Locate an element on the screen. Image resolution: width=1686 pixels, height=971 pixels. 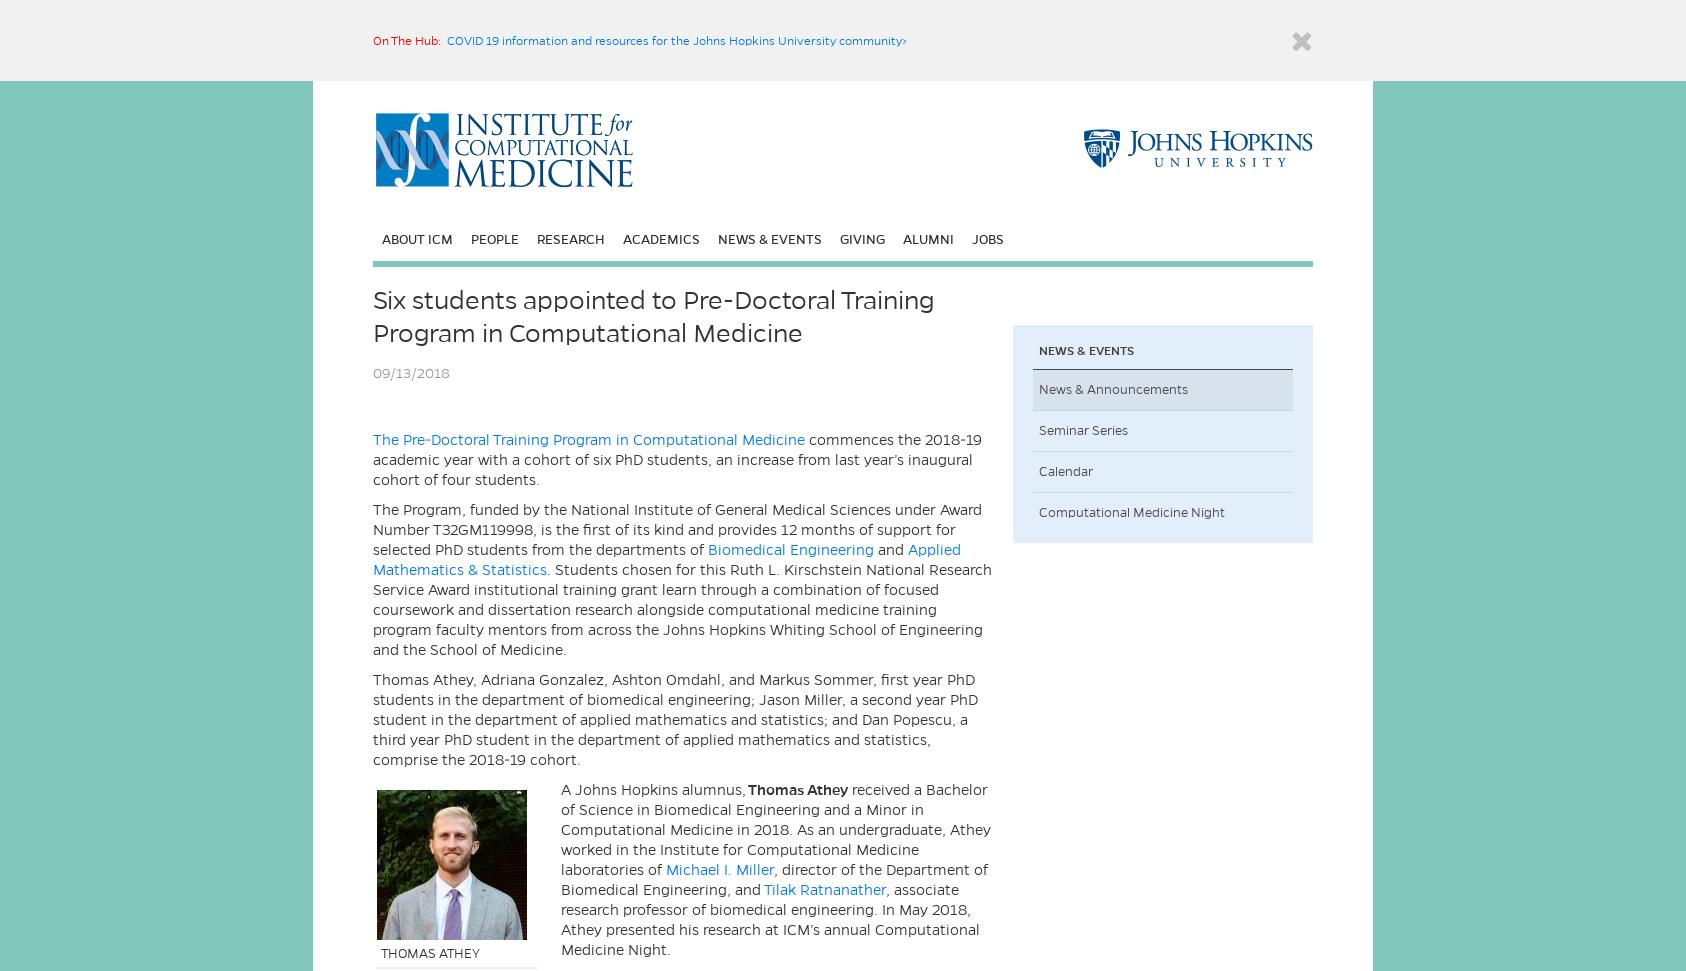
'Alumni' is located at coordinates (902, 238).